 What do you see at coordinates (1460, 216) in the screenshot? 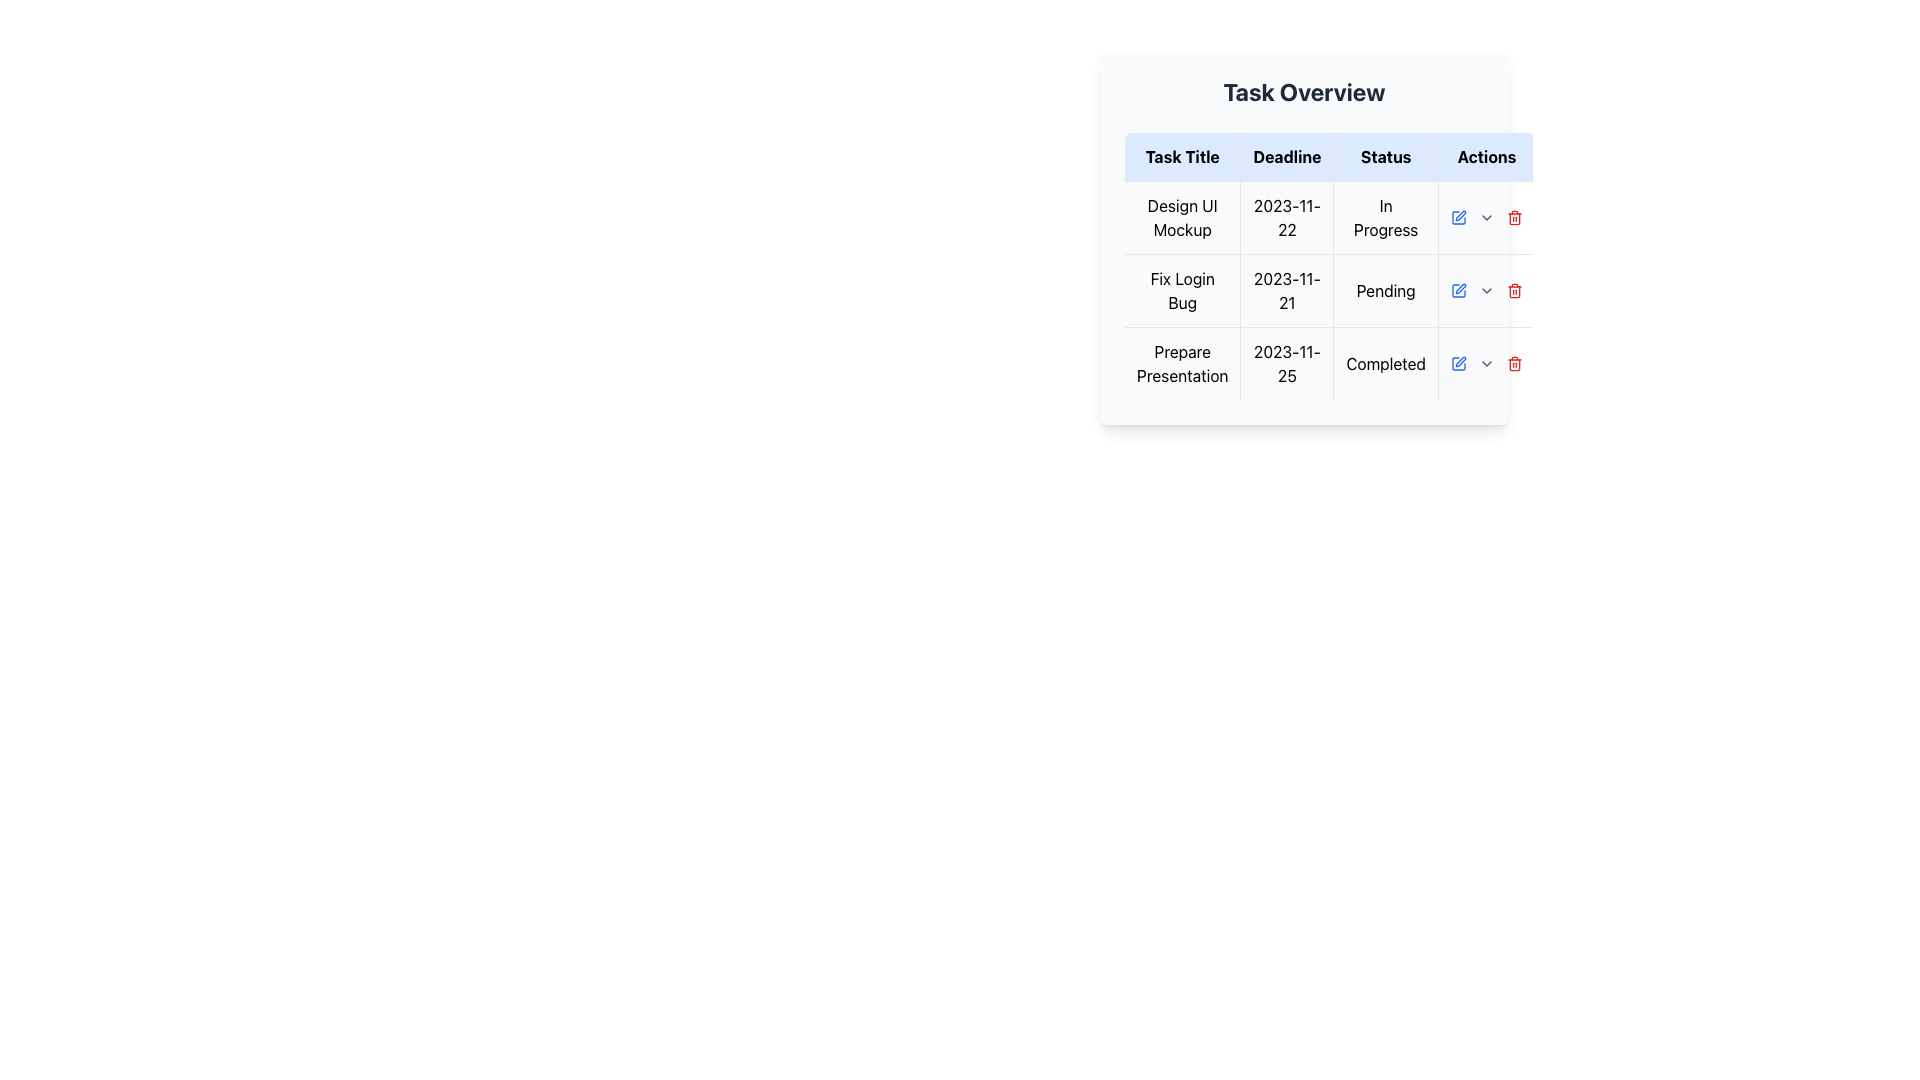
I see `the pen icon in the 'Actions' column of the second row for the task 'Fix Login Bug'` at bounding box center [1460, 216].